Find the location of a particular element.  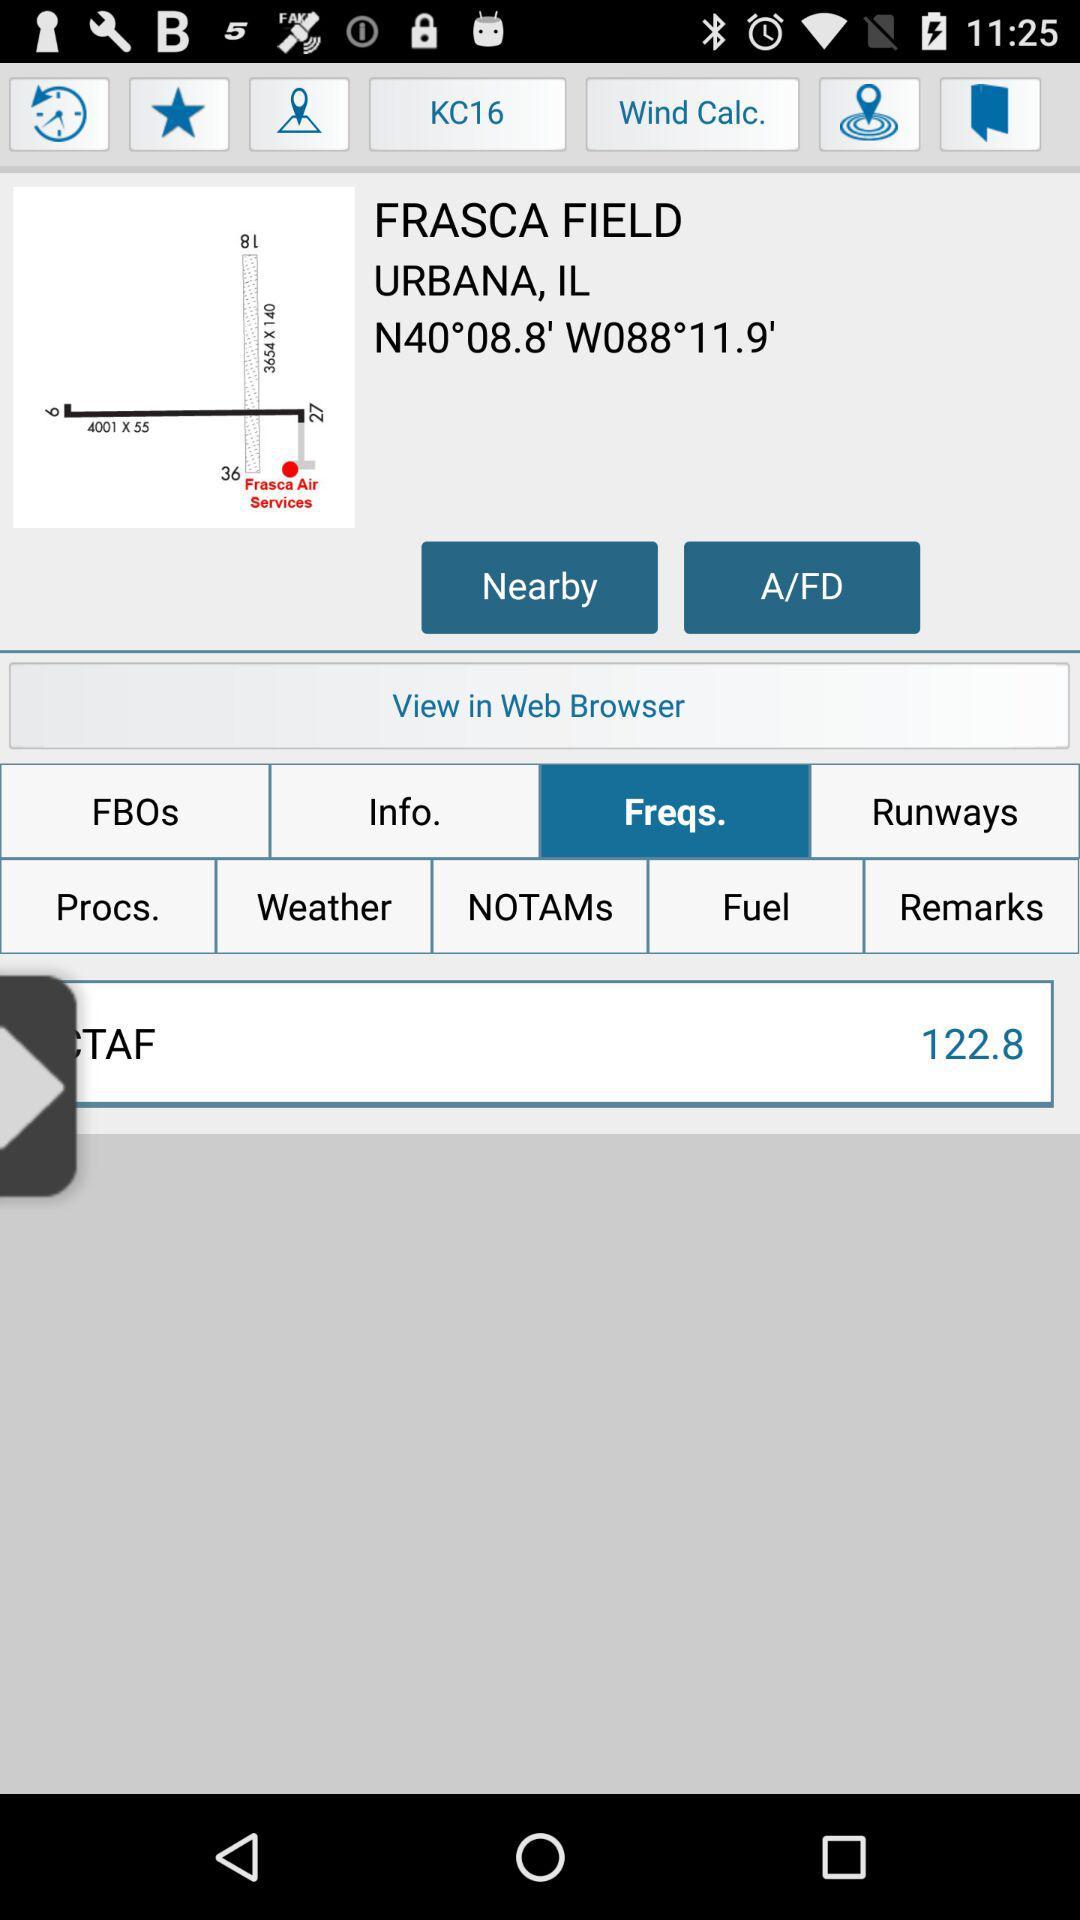

open the map is located at coordinates (300, 118).